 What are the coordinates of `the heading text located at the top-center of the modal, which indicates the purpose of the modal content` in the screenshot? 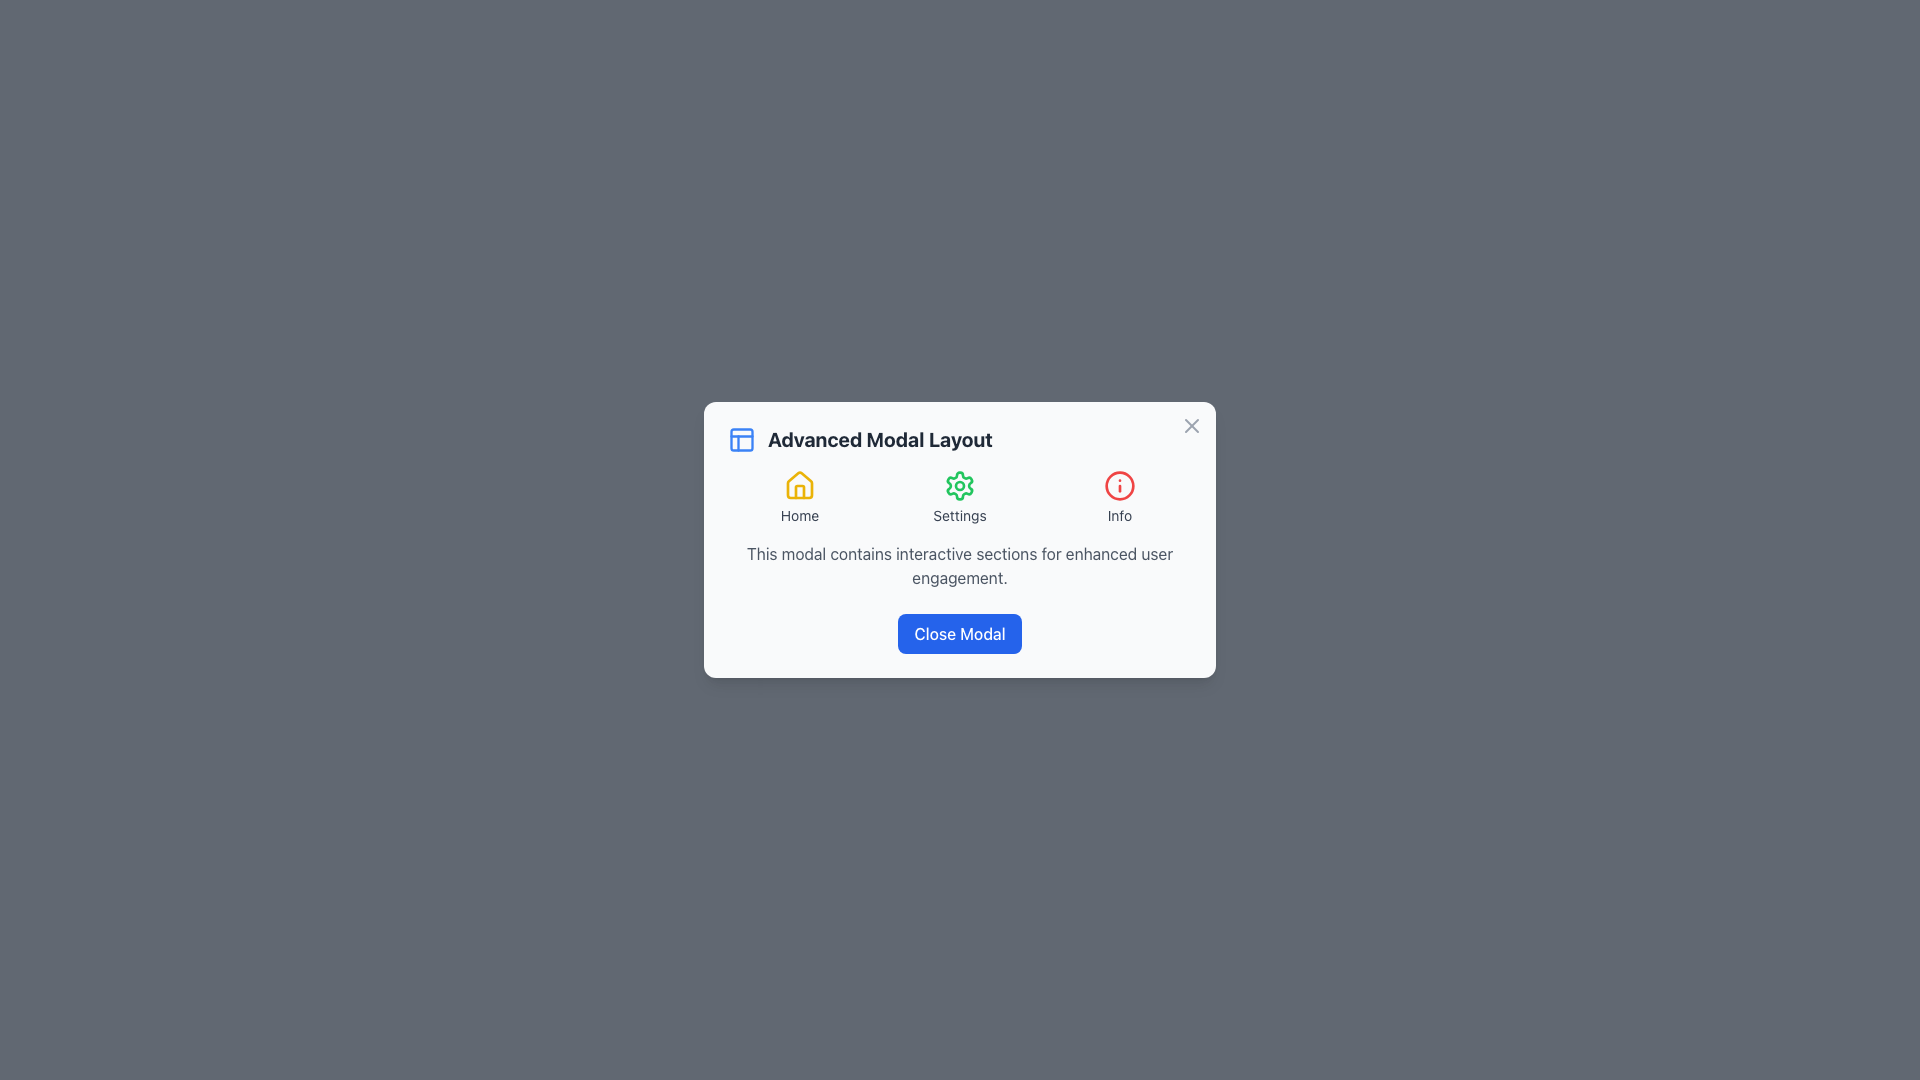 It's located at (880, 438).